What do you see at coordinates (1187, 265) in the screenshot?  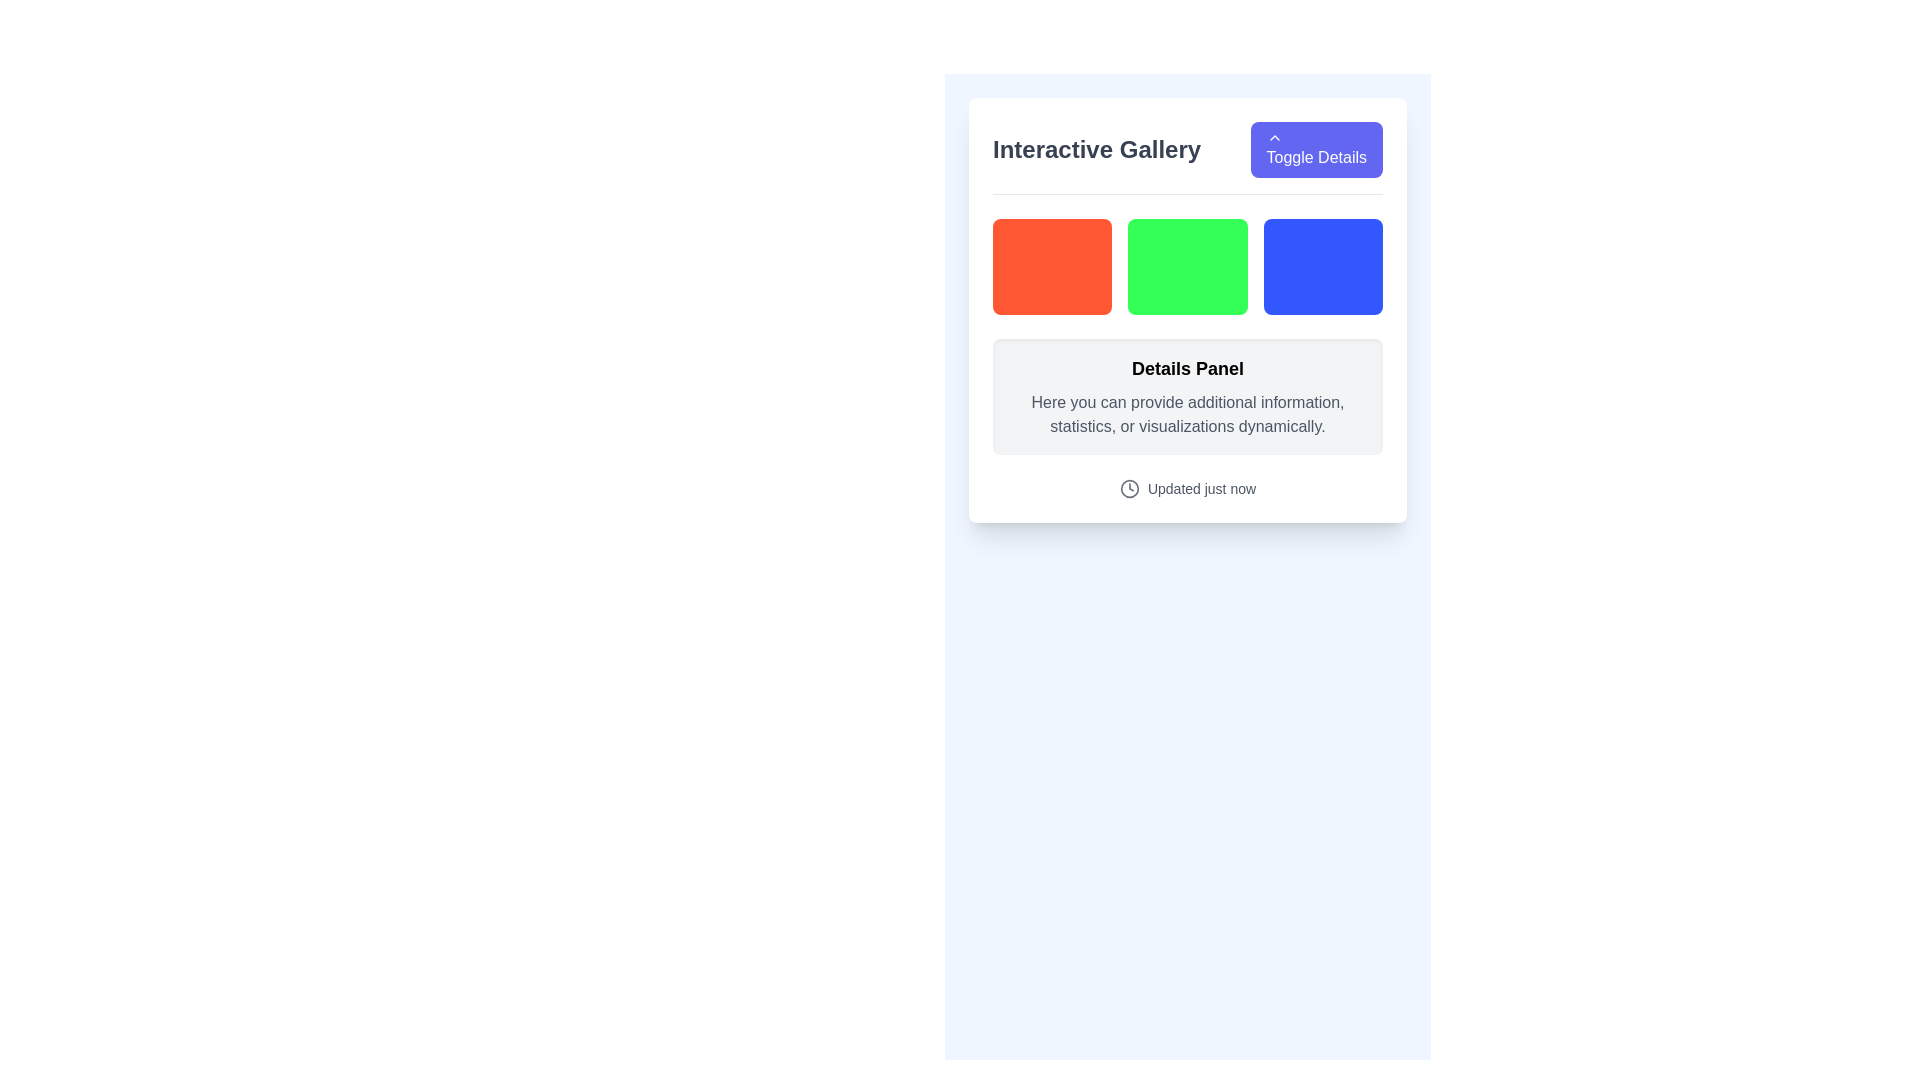 I see `the decorative block located in the center of three horizontally aligned elements under the 'Interactive Gallery' title` at bounding box center [1187, 265].